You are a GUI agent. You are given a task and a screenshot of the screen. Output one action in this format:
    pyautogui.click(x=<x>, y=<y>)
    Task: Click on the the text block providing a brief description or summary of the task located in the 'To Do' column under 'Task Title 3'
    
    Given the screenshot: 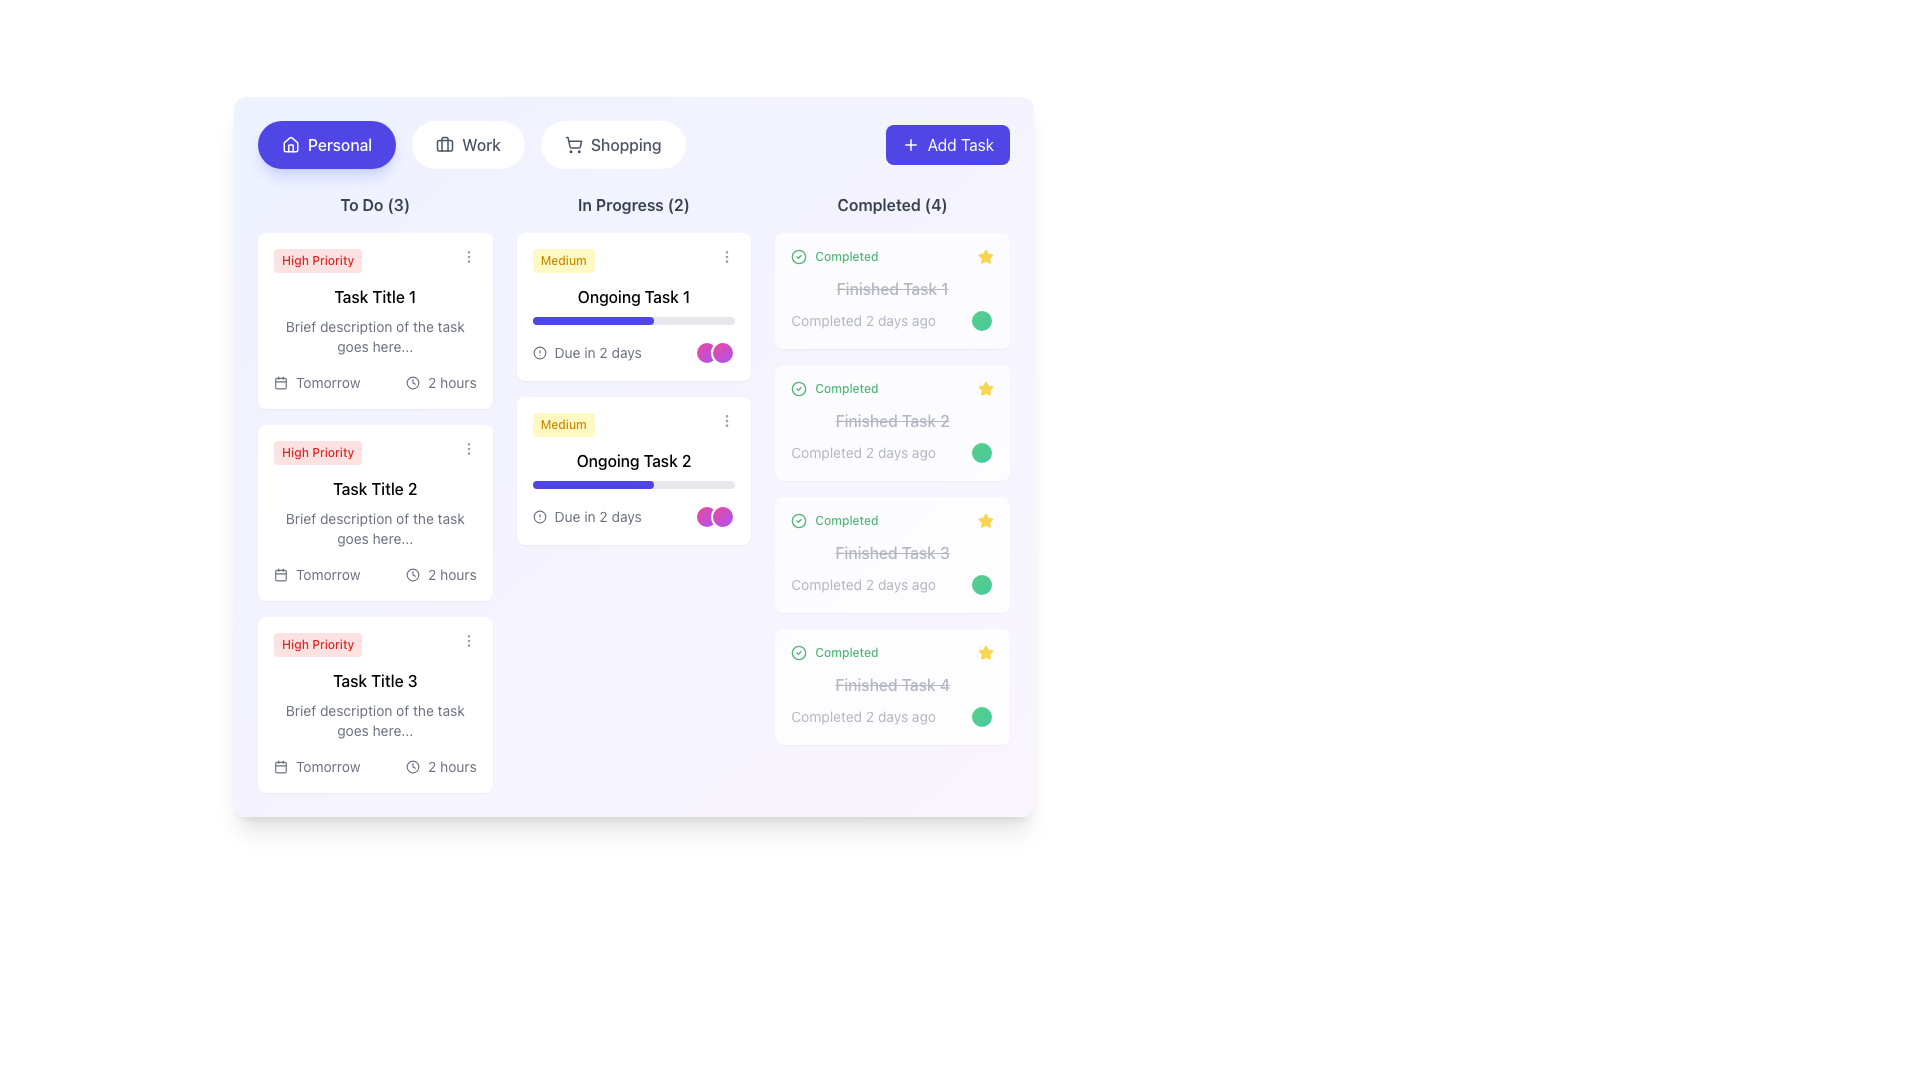 What is the action you would take?
    pyautogui.click(x=375, y=721)
    